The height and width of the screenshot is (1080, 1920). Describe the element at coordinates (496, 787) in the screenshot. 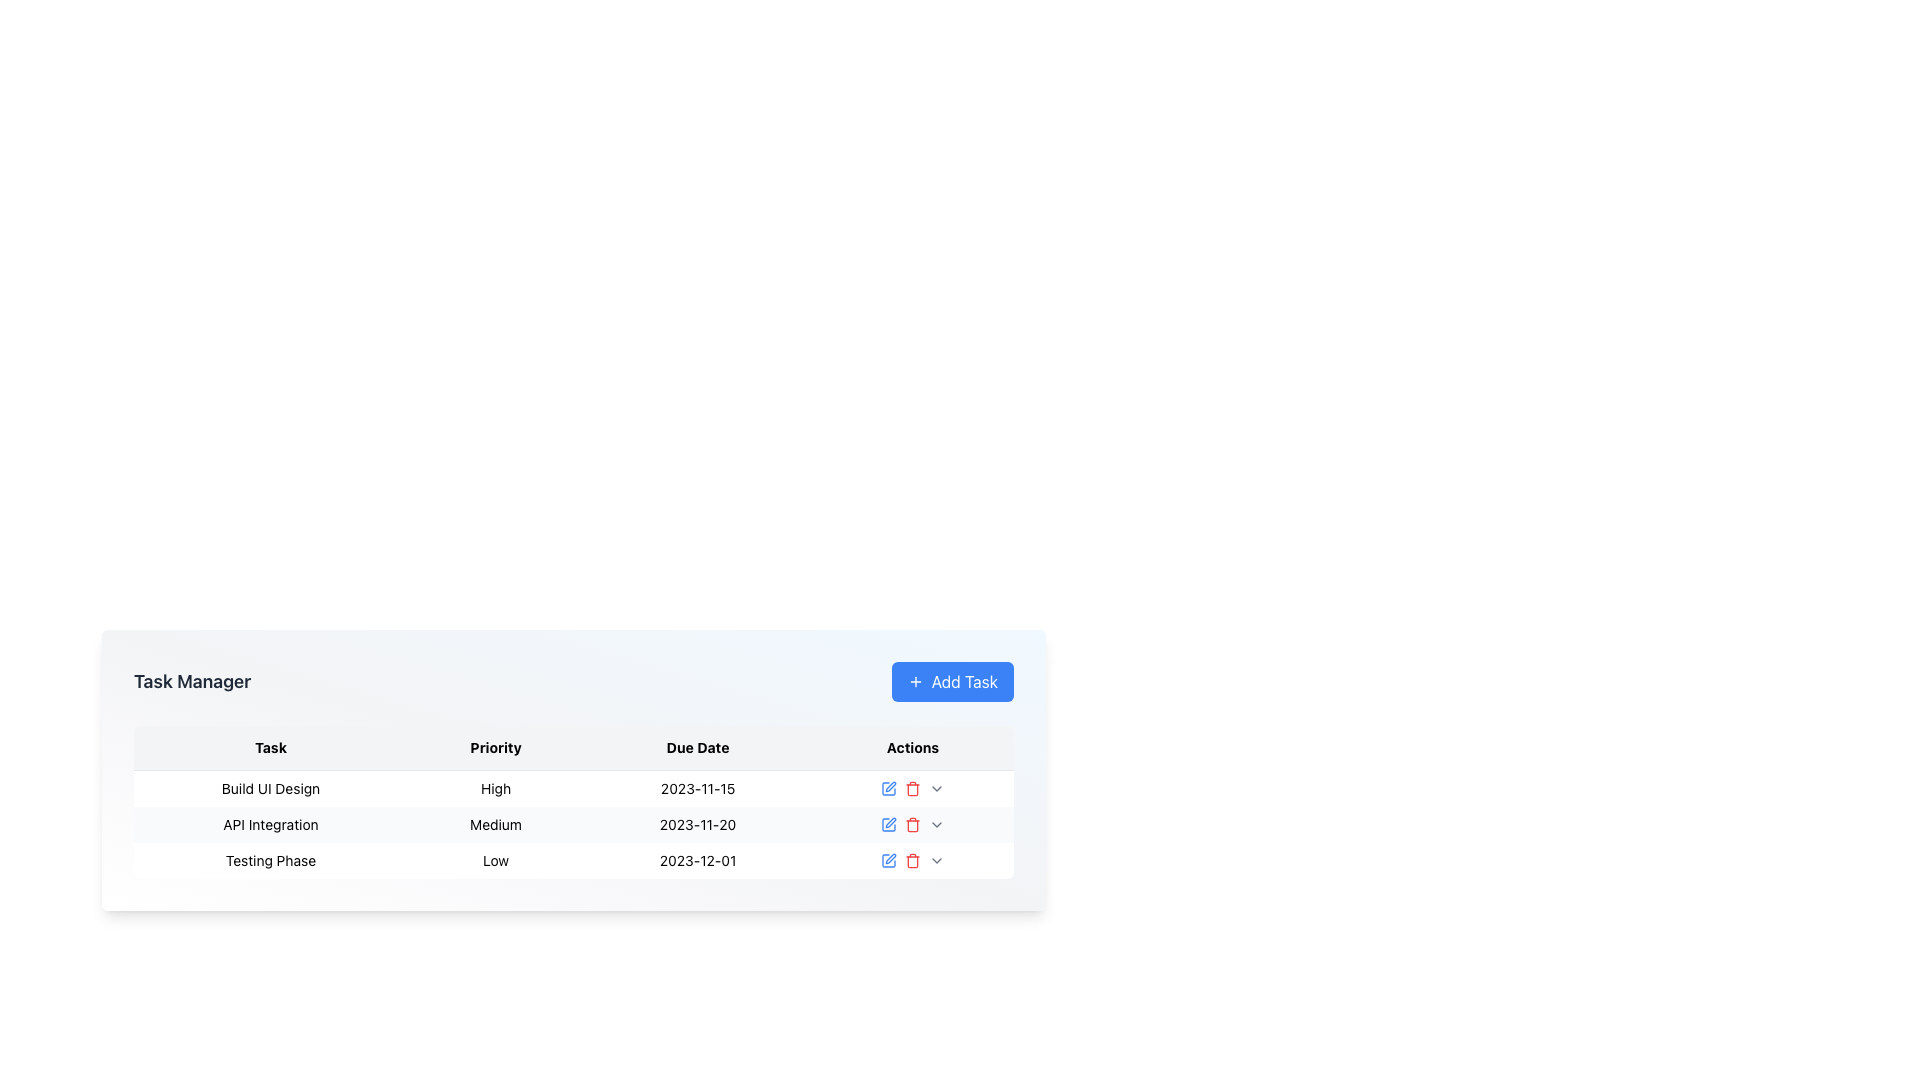

I see `the text label displaying 'High' in the 'Priority' column of the table for the task 'Build UI Design'` at that location.